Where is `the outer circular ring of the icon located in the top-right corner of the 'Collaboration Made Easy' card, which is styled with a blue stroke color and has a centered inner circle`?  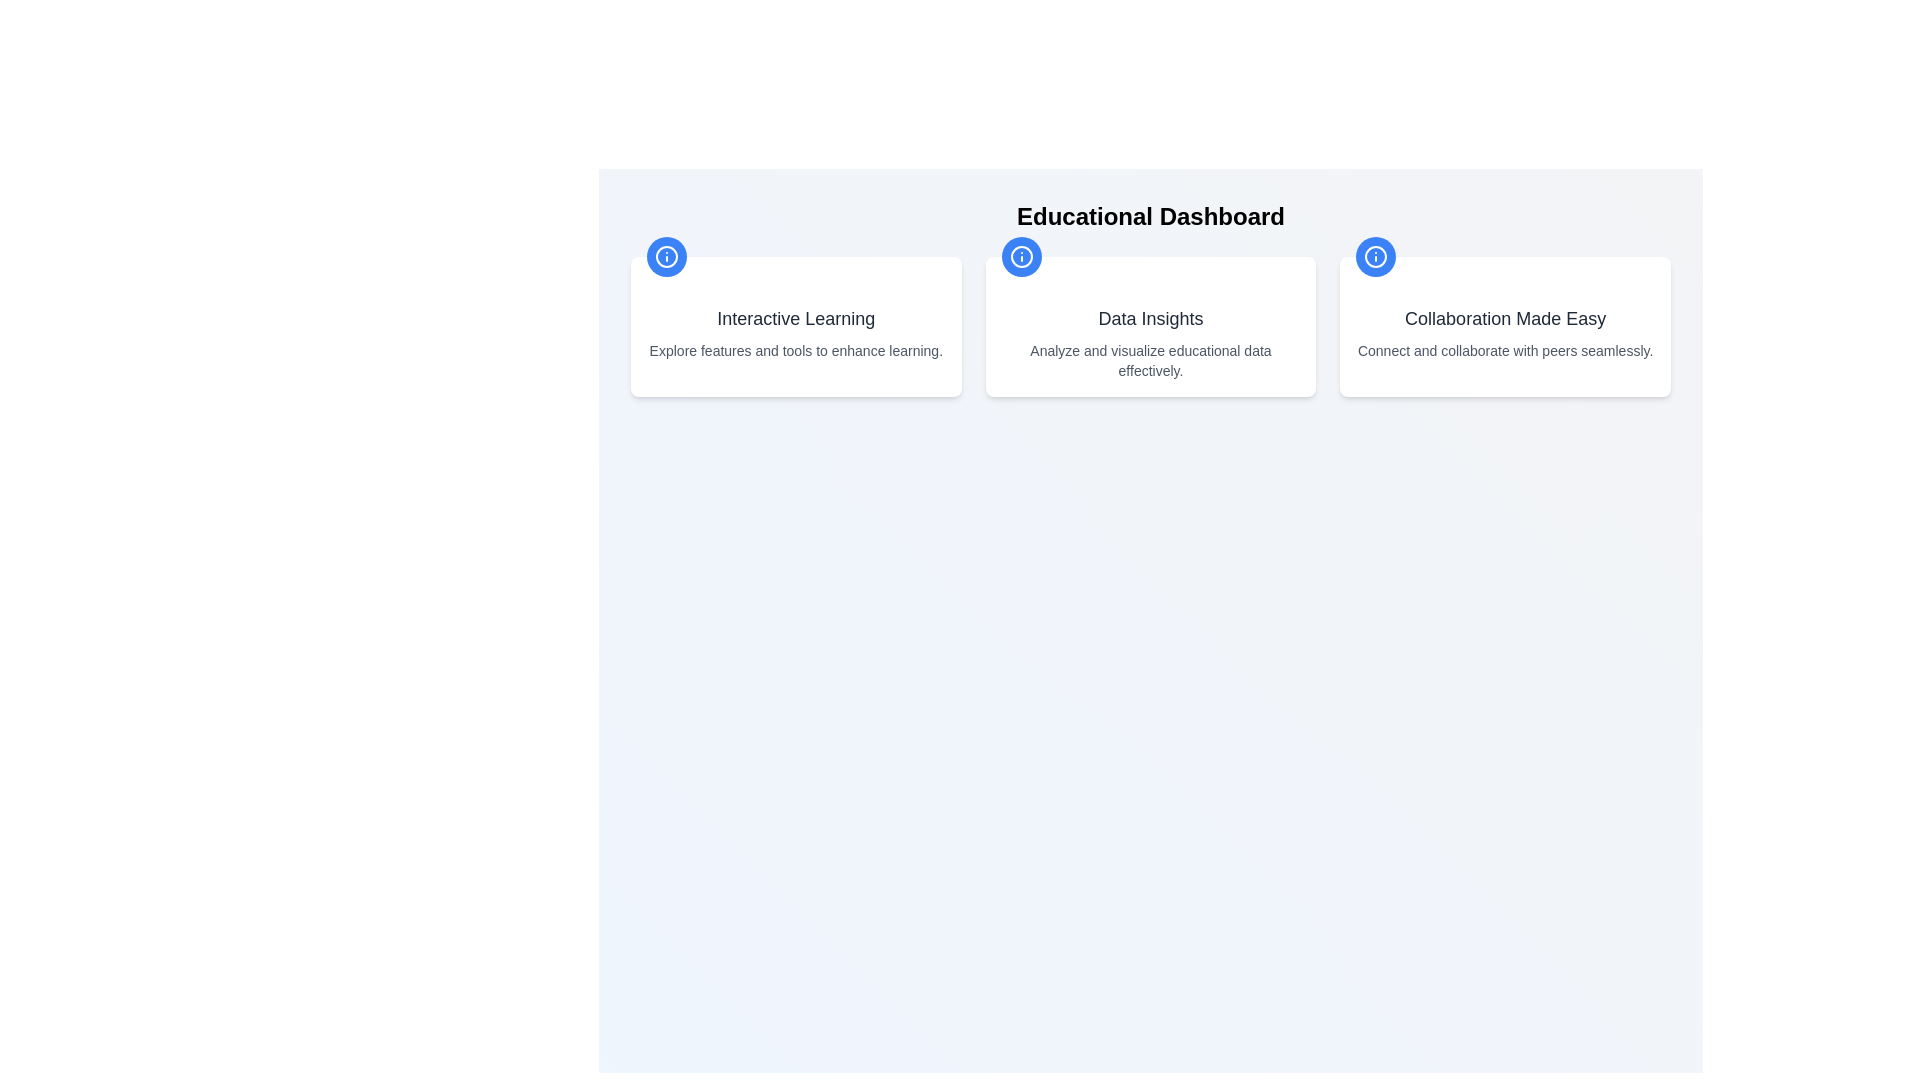
the outer circular ring of the icon located in the top-right corner of the 'Collaboration Made Easy' card, which is styled with a blue stroke color and has a centered inner circle is located at coordinates (1375, 256).